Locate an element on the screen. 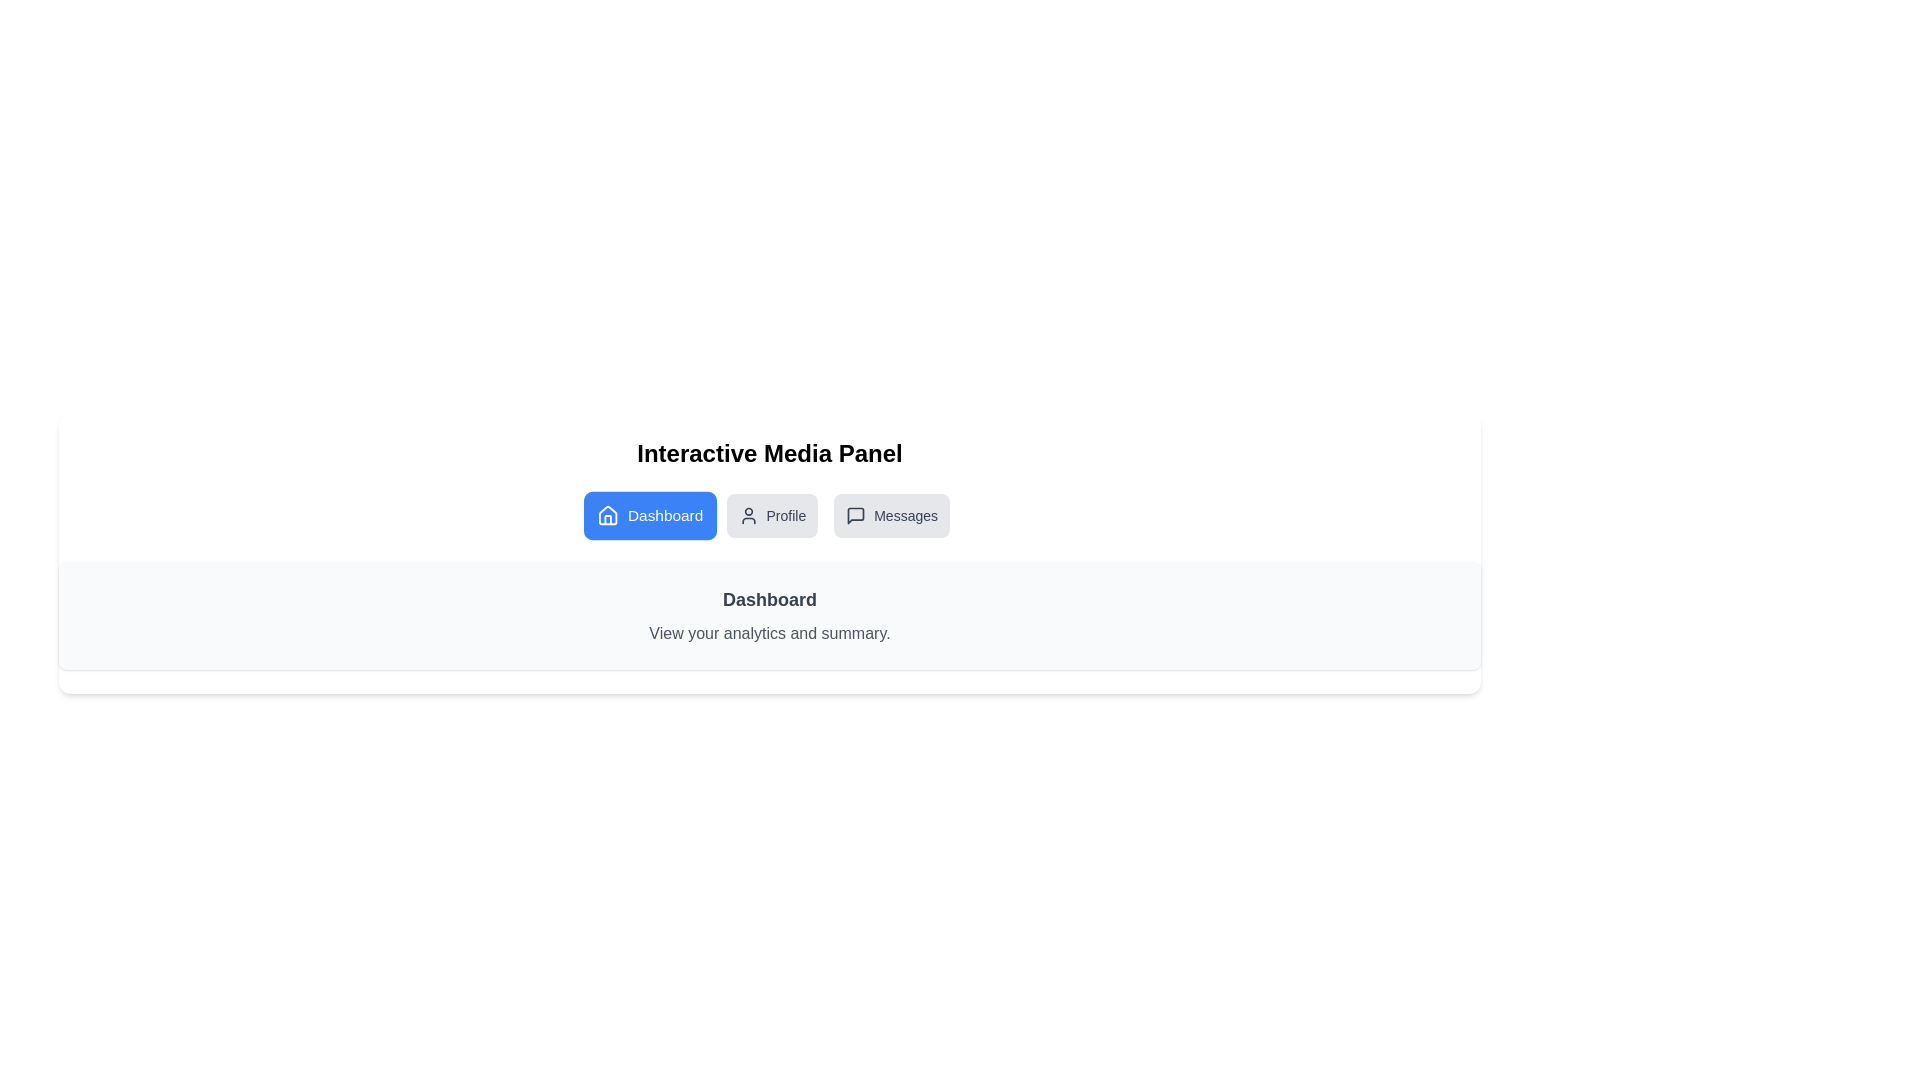 Image resolution: width=1920 pixels, height=1080 pixels. the Dashboard tab is located at coordinates (649, 515).